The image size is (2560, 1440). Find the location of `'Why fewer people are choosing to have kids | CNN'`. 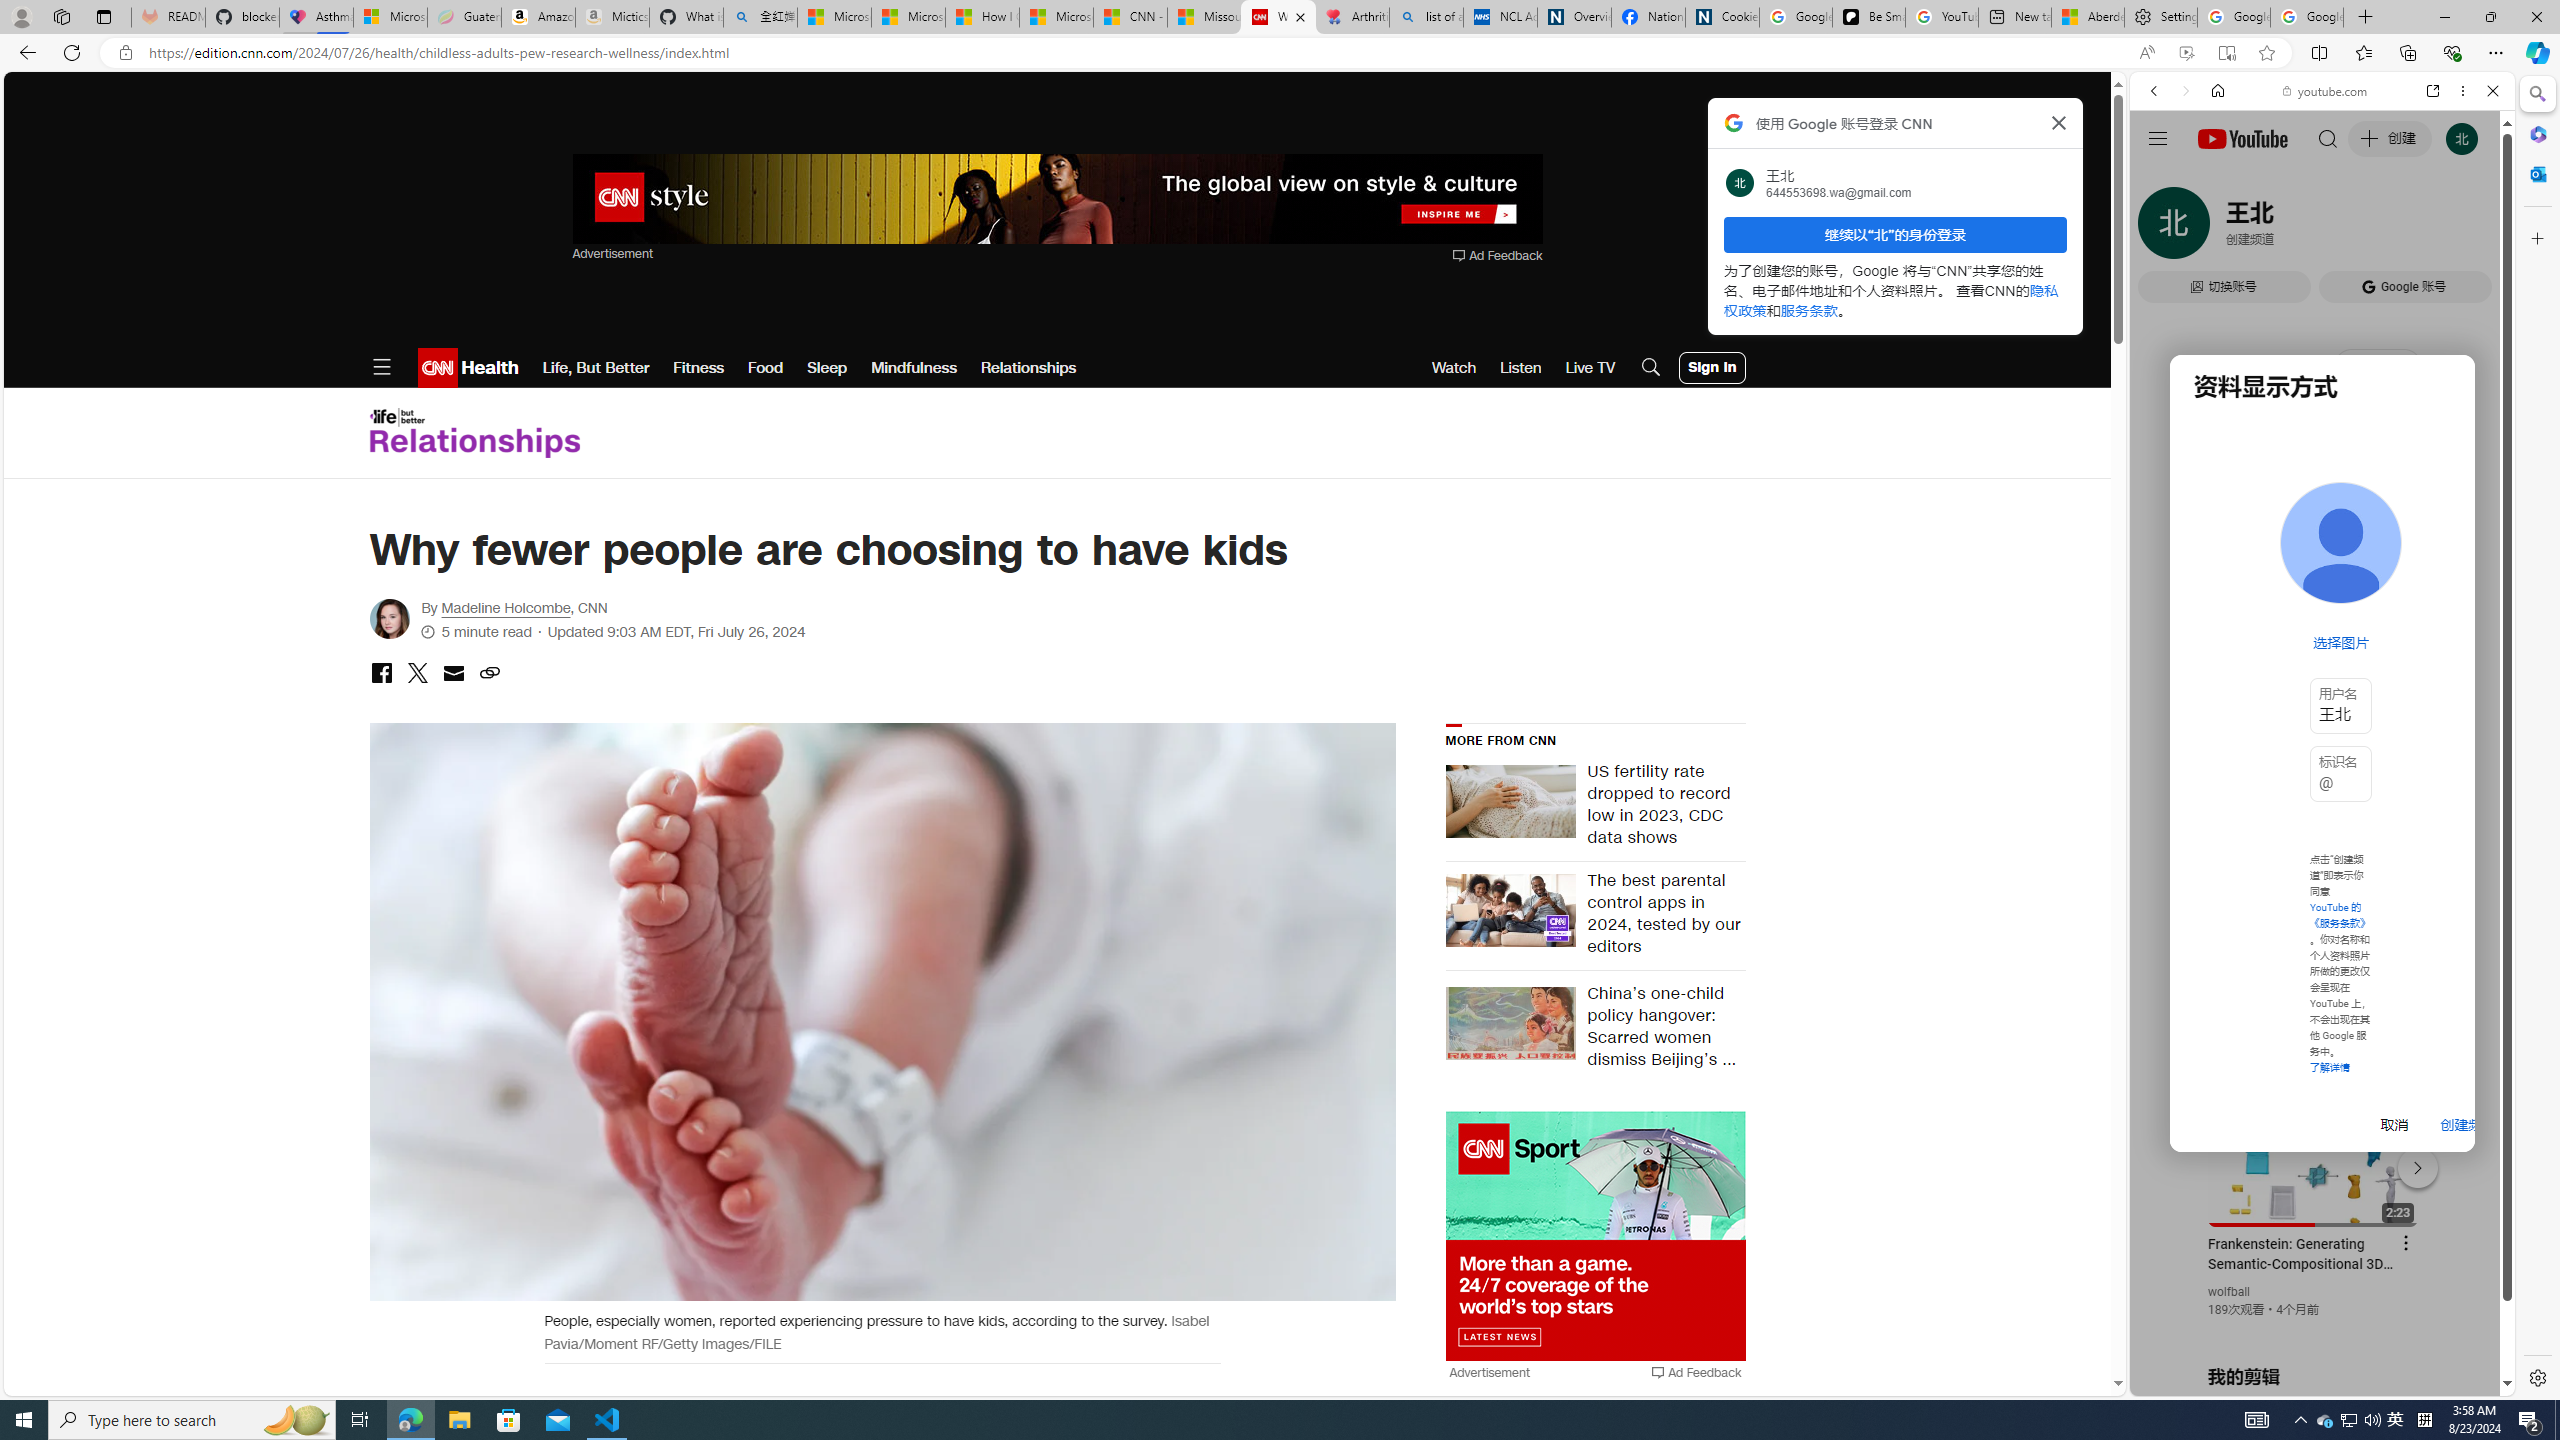

'Why fewer people are choosing to have kids | CNN' is located at coordinates (1277, 16).